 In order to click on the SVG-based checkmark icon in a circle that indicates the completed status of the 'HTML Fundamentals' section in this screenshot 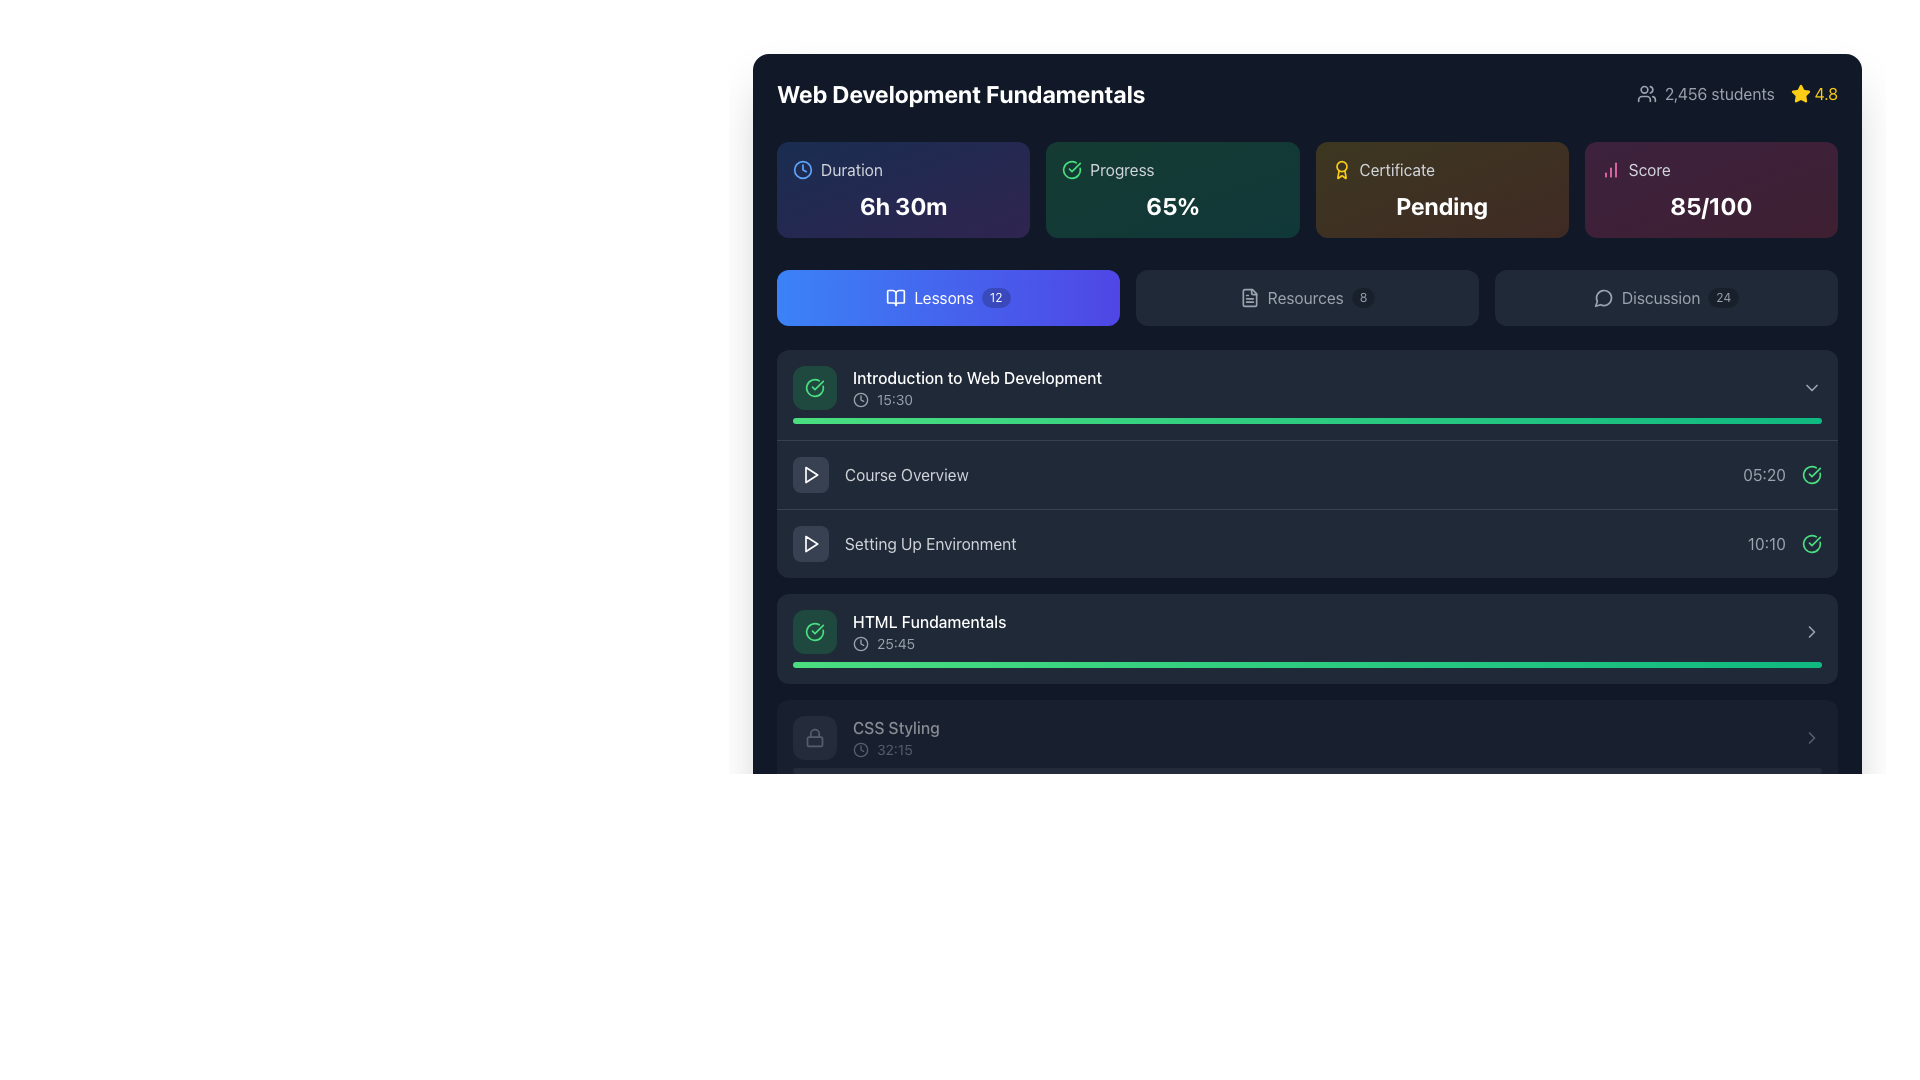, I will do `click(815, 632)`.